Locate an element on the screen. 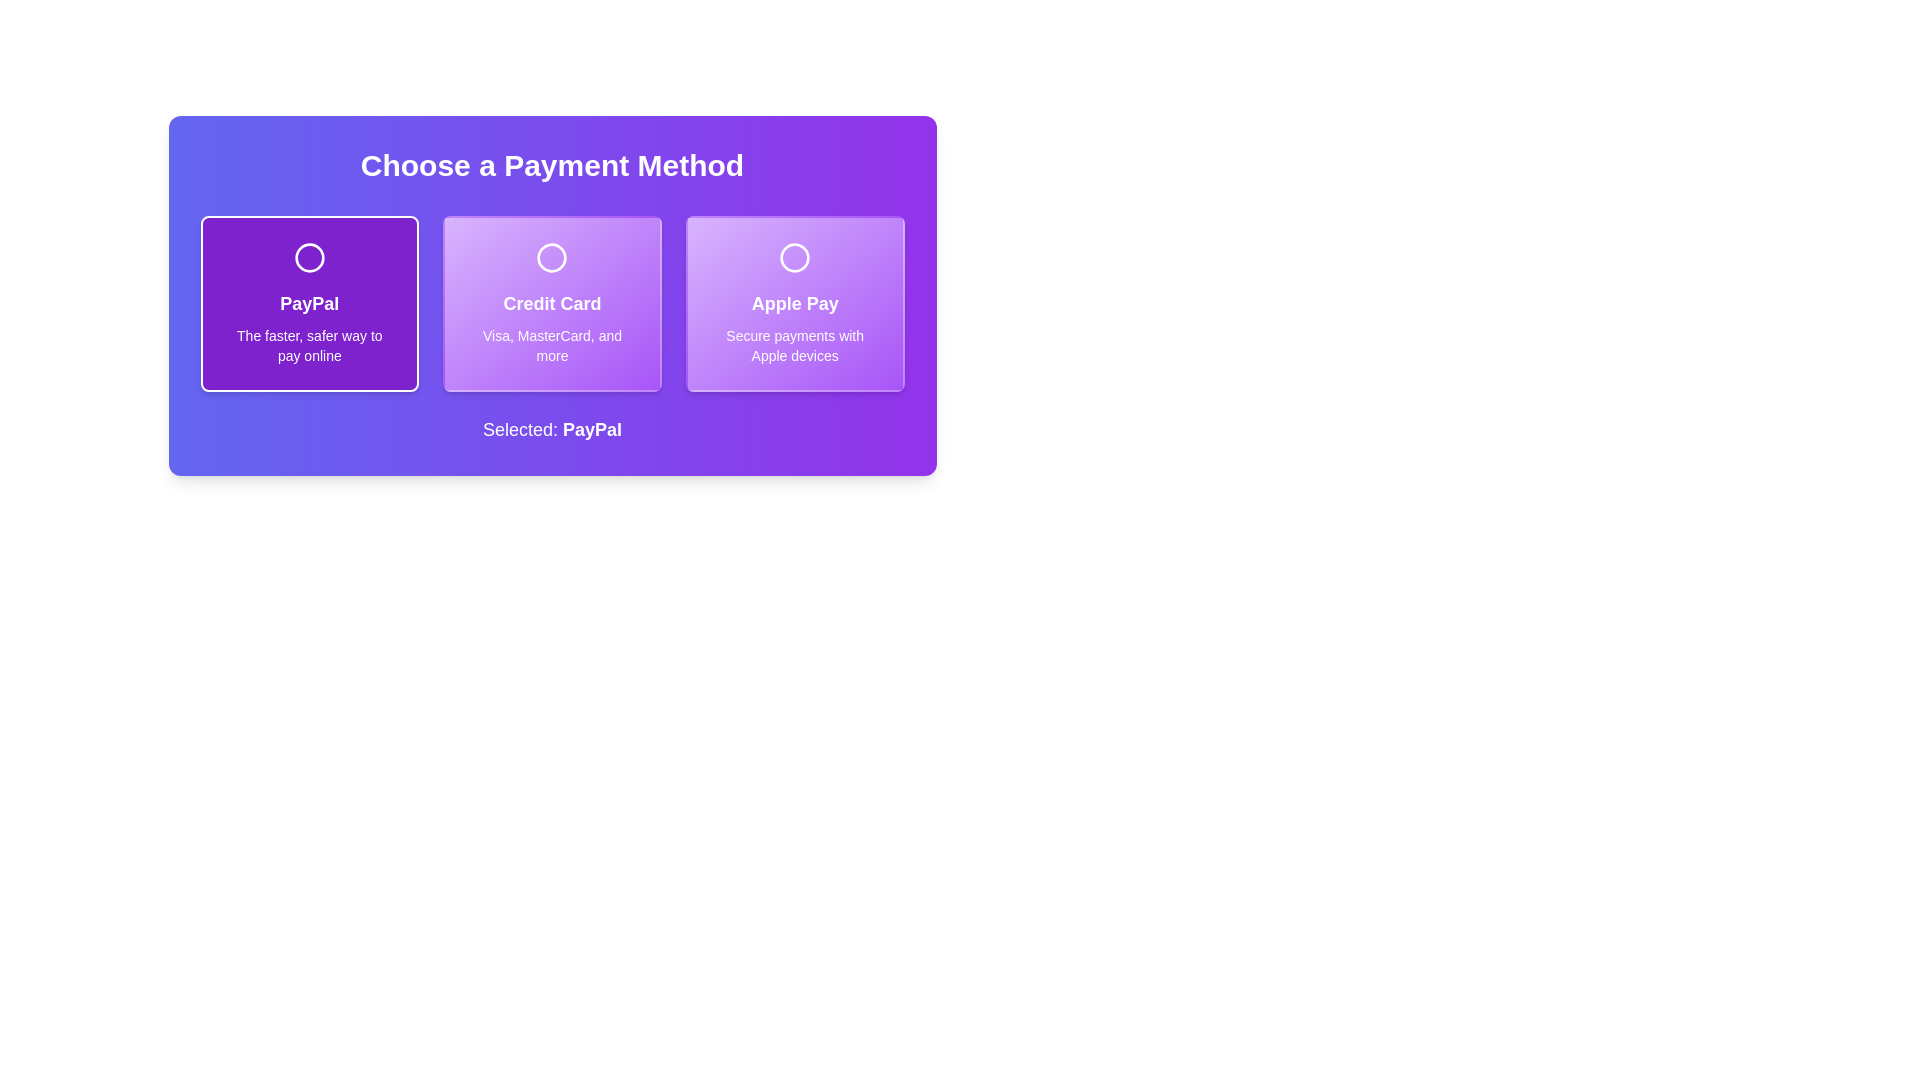 This screenshot has width=1920, height=1080. the header text element that informs users about the section's purpose for choosing a payment method is located at coordinates (552, 164).